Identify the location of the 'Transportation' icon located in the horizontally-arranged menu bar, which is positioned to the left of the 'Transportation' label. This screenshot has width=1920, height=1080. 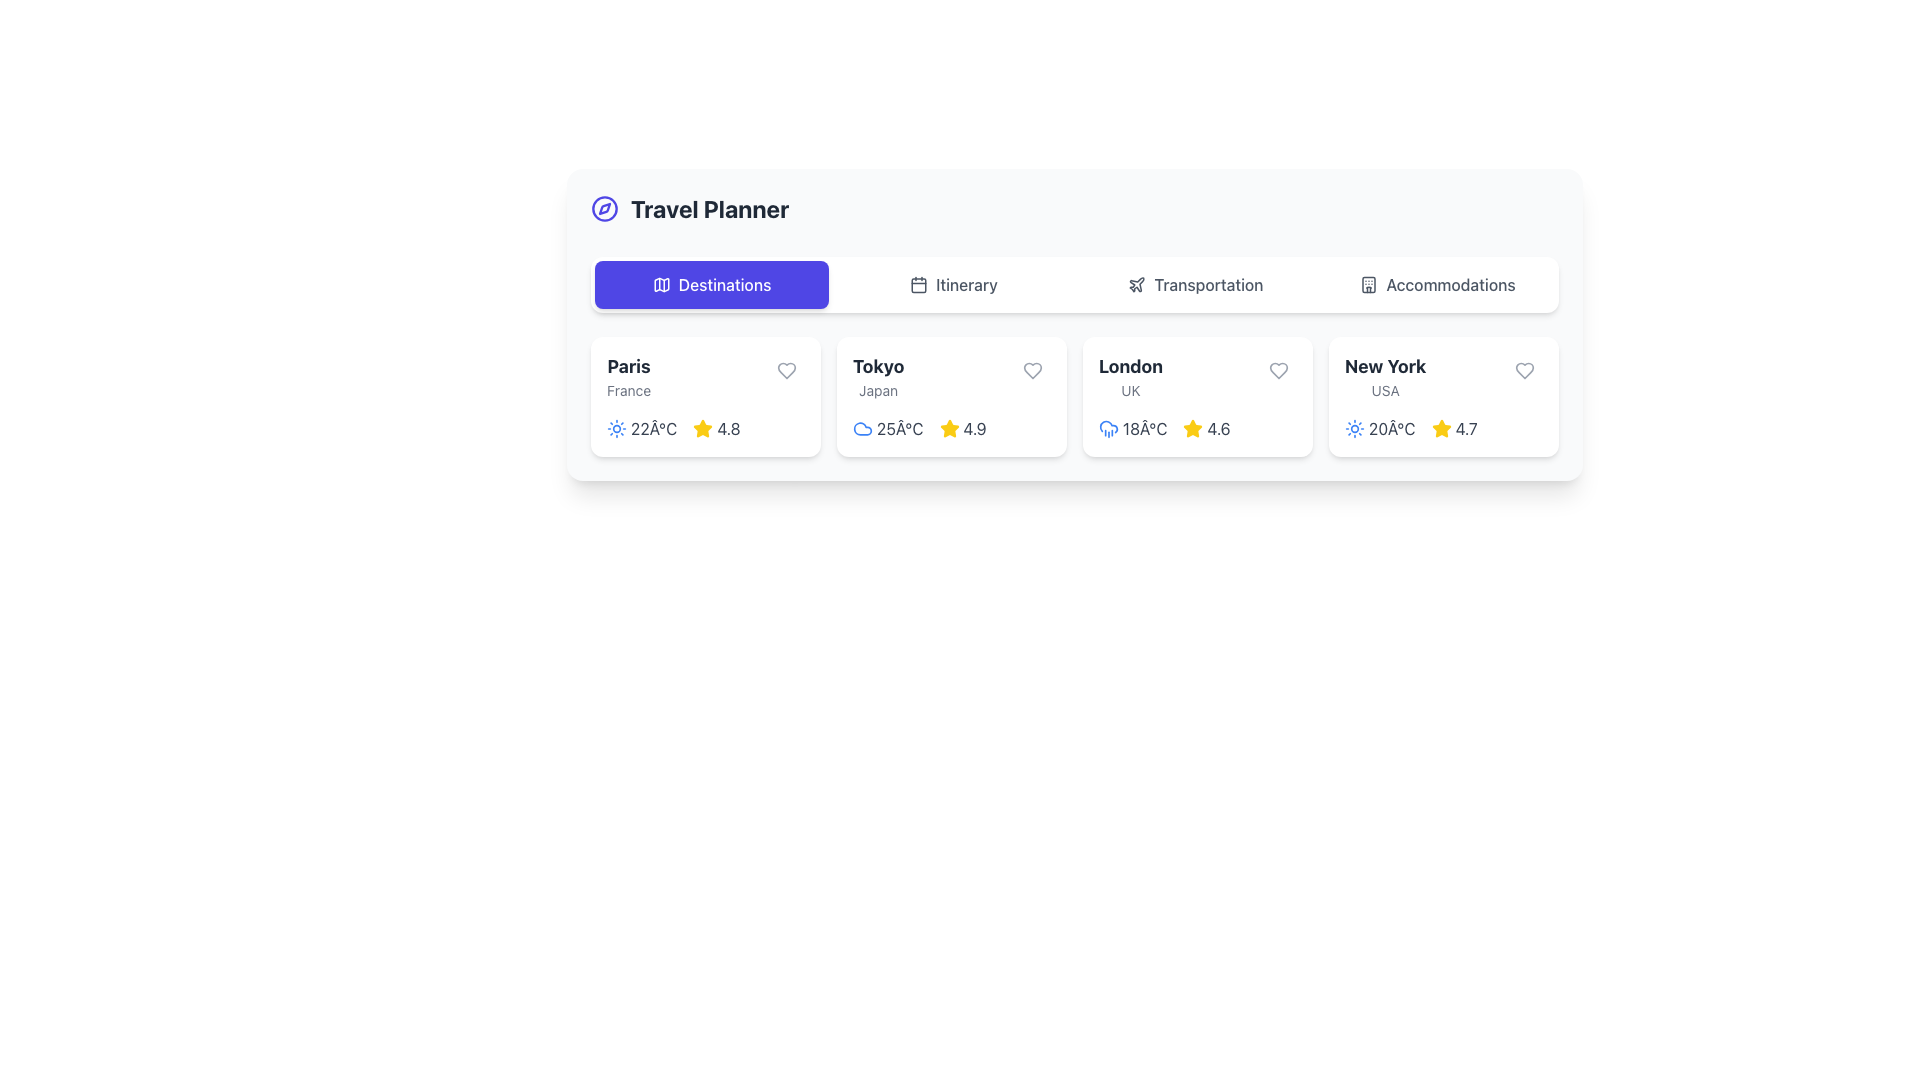
(1137, 285).